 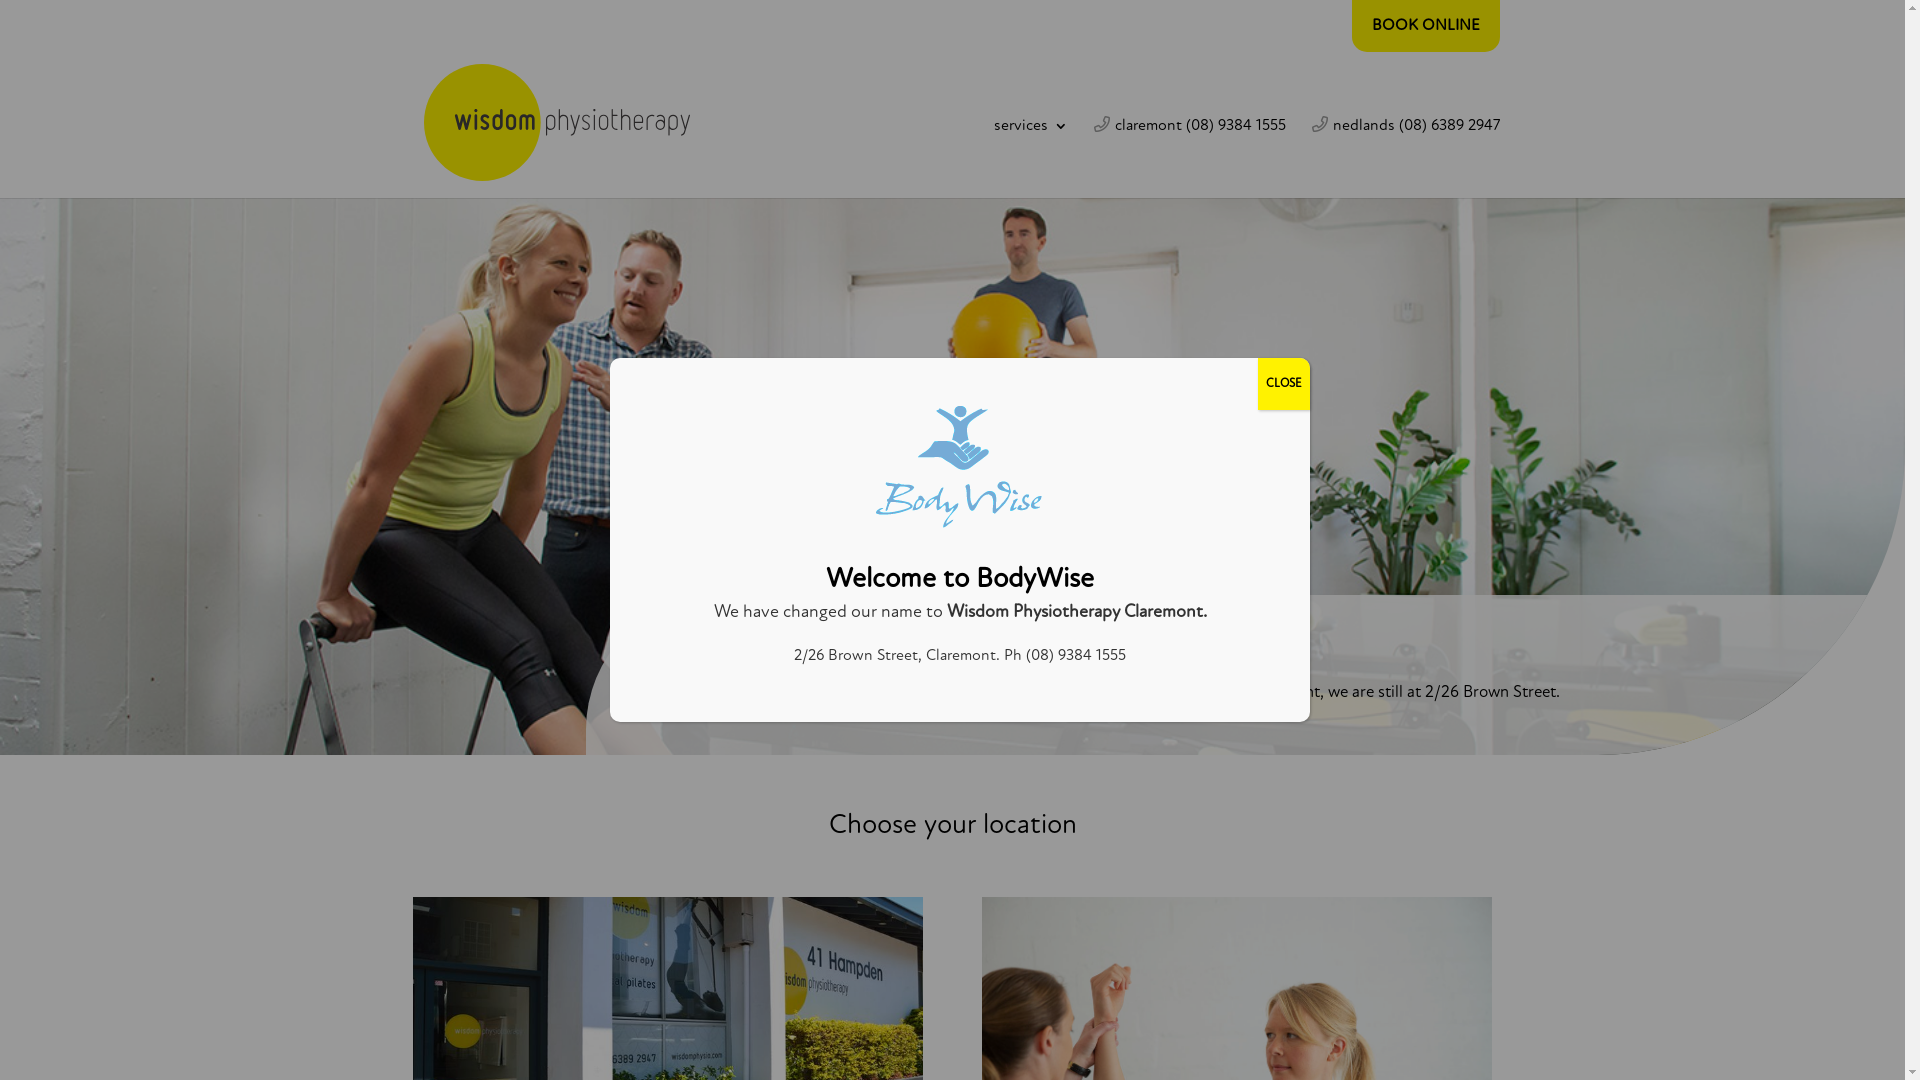 I want to click on 'claremont (08) 9384 1555', so click(x=1190, y=156).